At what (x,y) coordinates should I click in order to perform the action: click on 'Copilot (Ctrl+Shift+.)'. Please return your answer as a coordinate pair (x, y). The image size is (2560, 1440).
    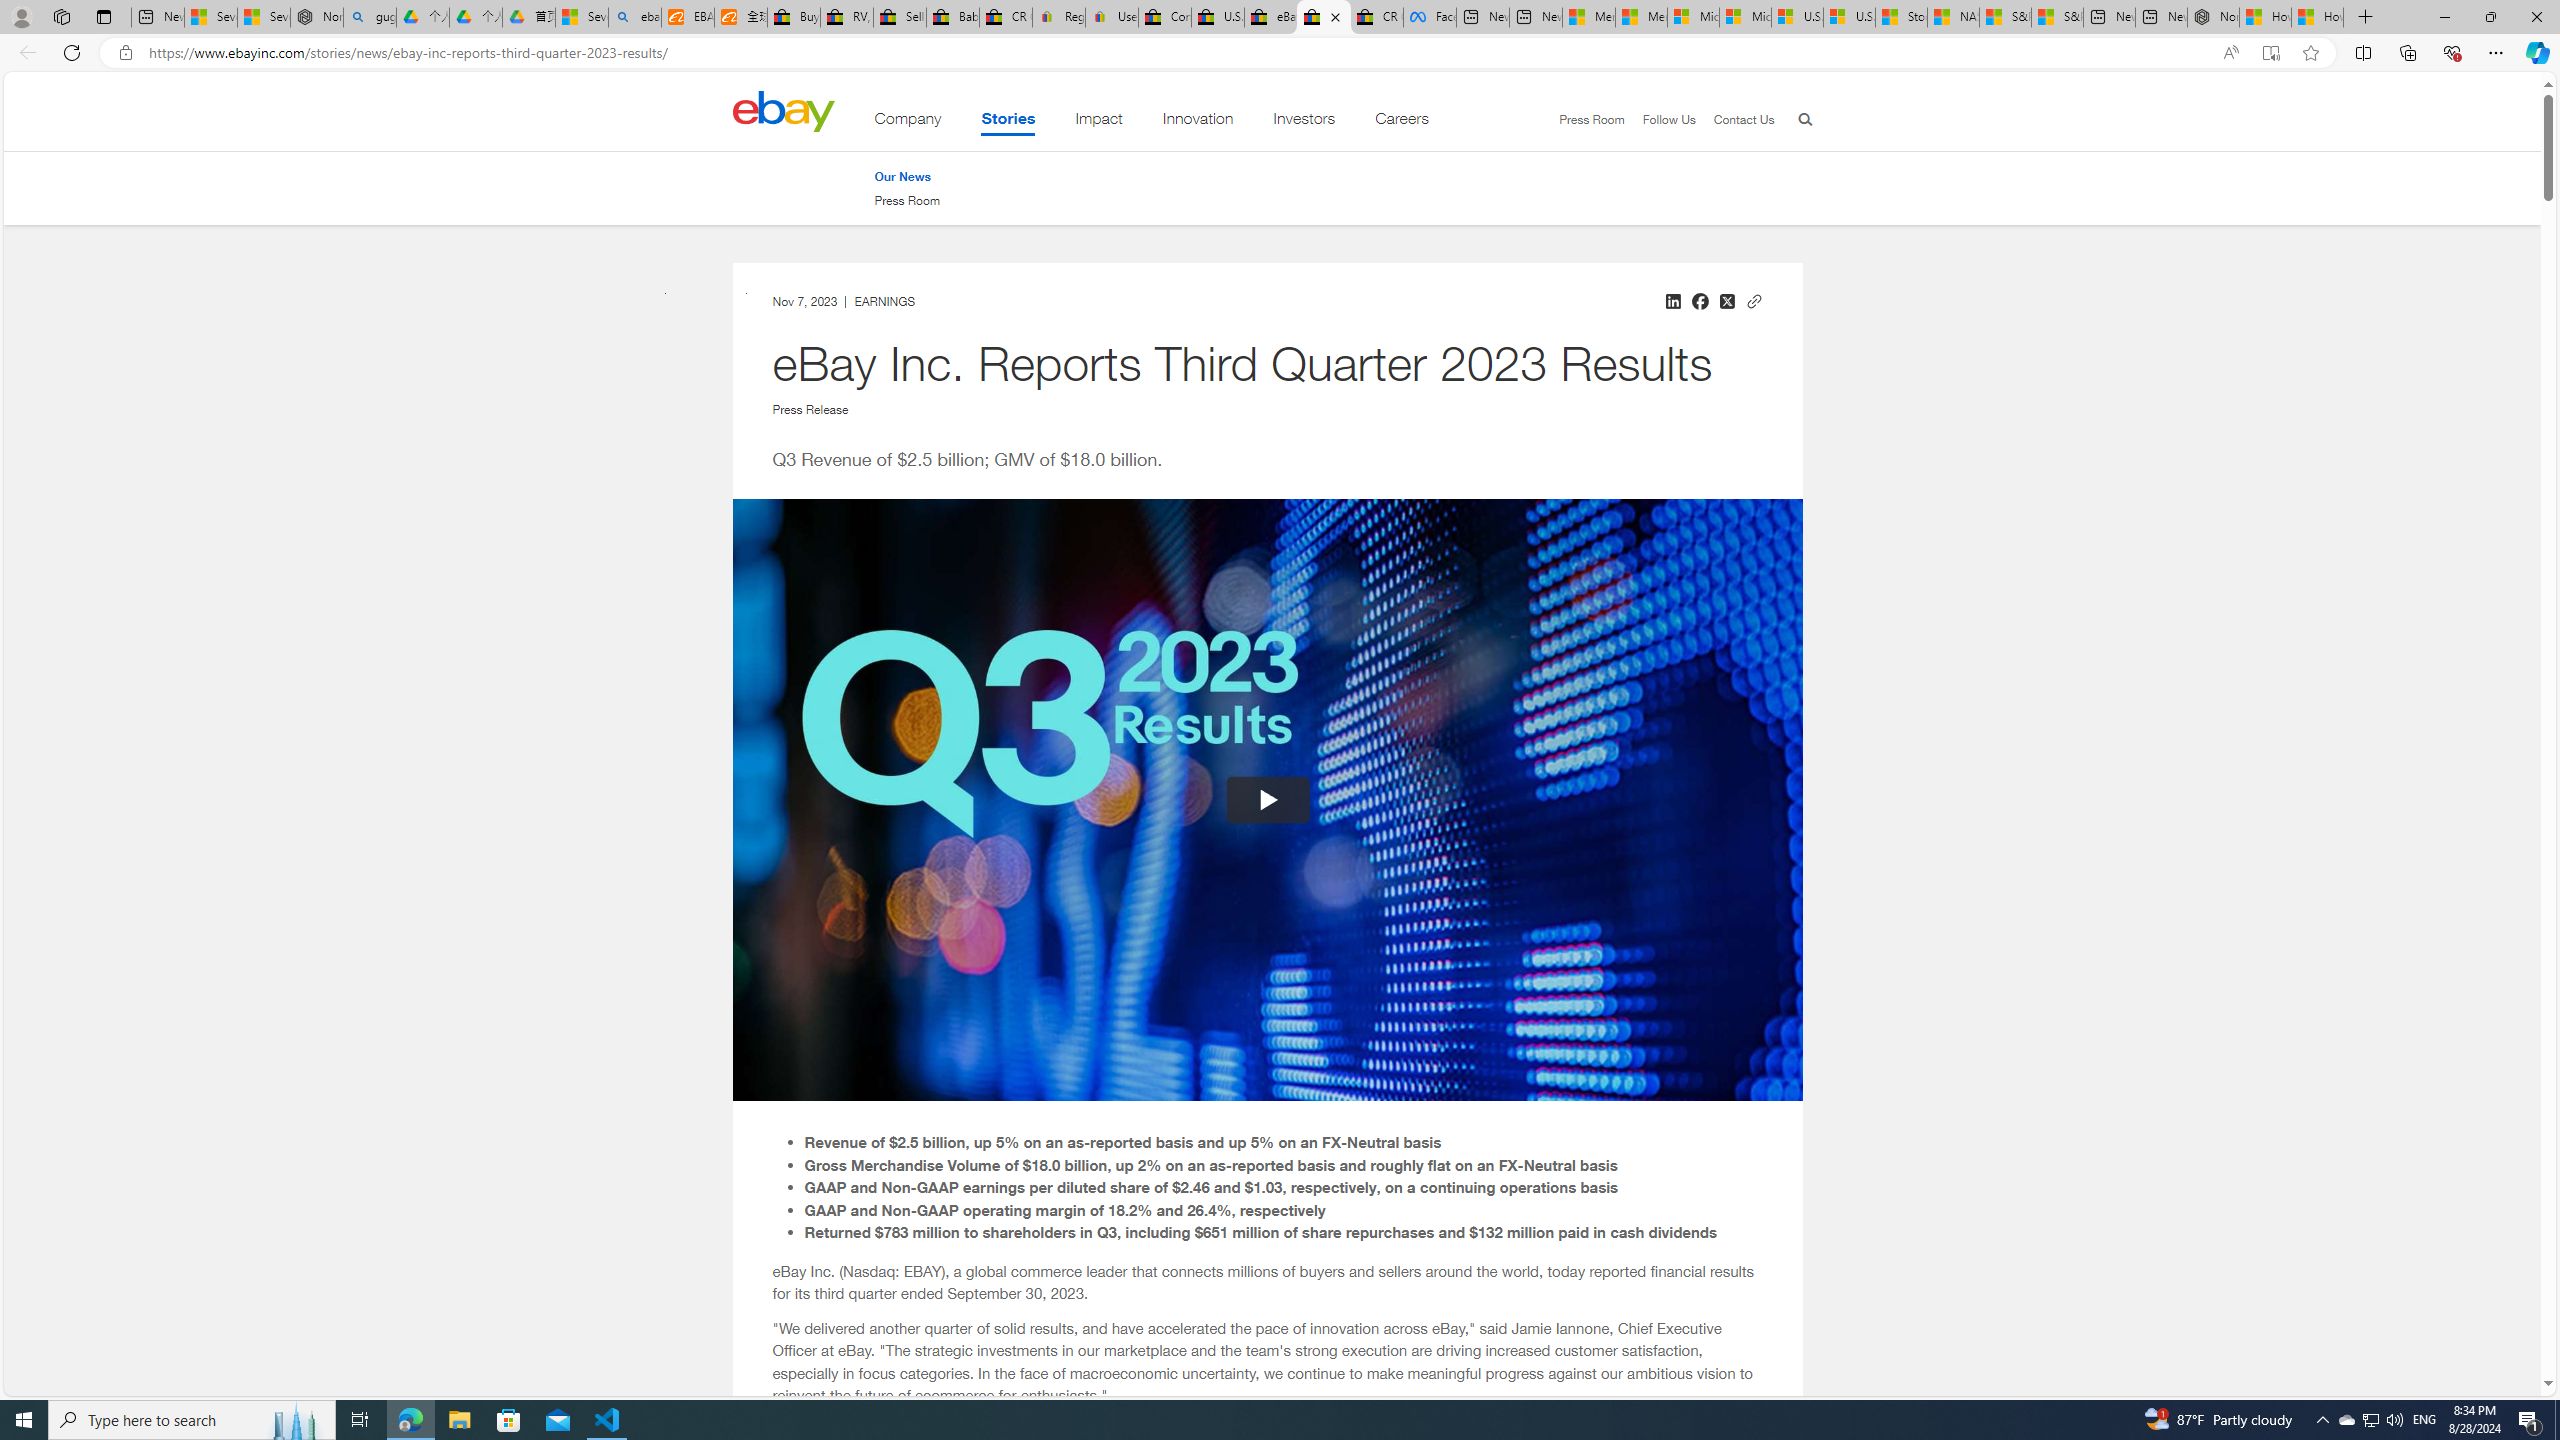
    Looking at the image, I should click on (2535, 51).